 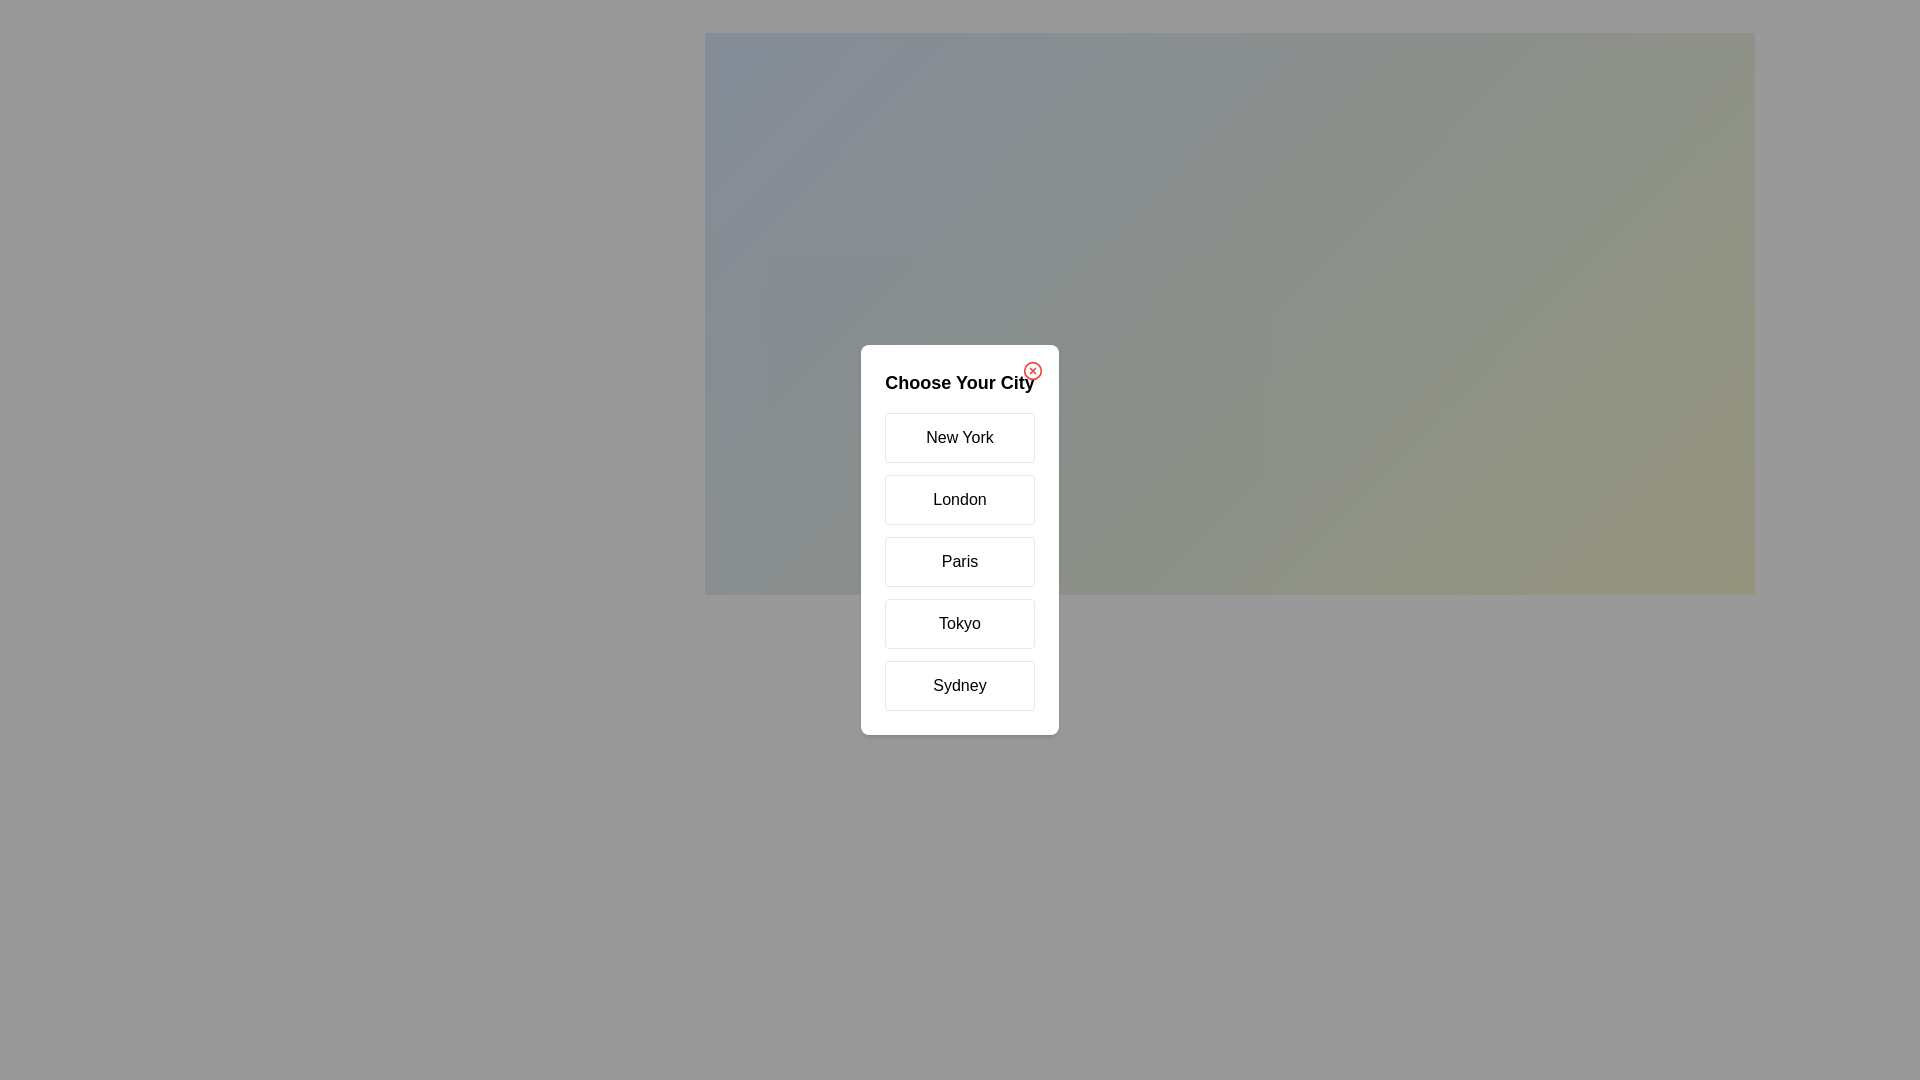 I want to click on the city Sydney from the list, so click(x=960, y=685).